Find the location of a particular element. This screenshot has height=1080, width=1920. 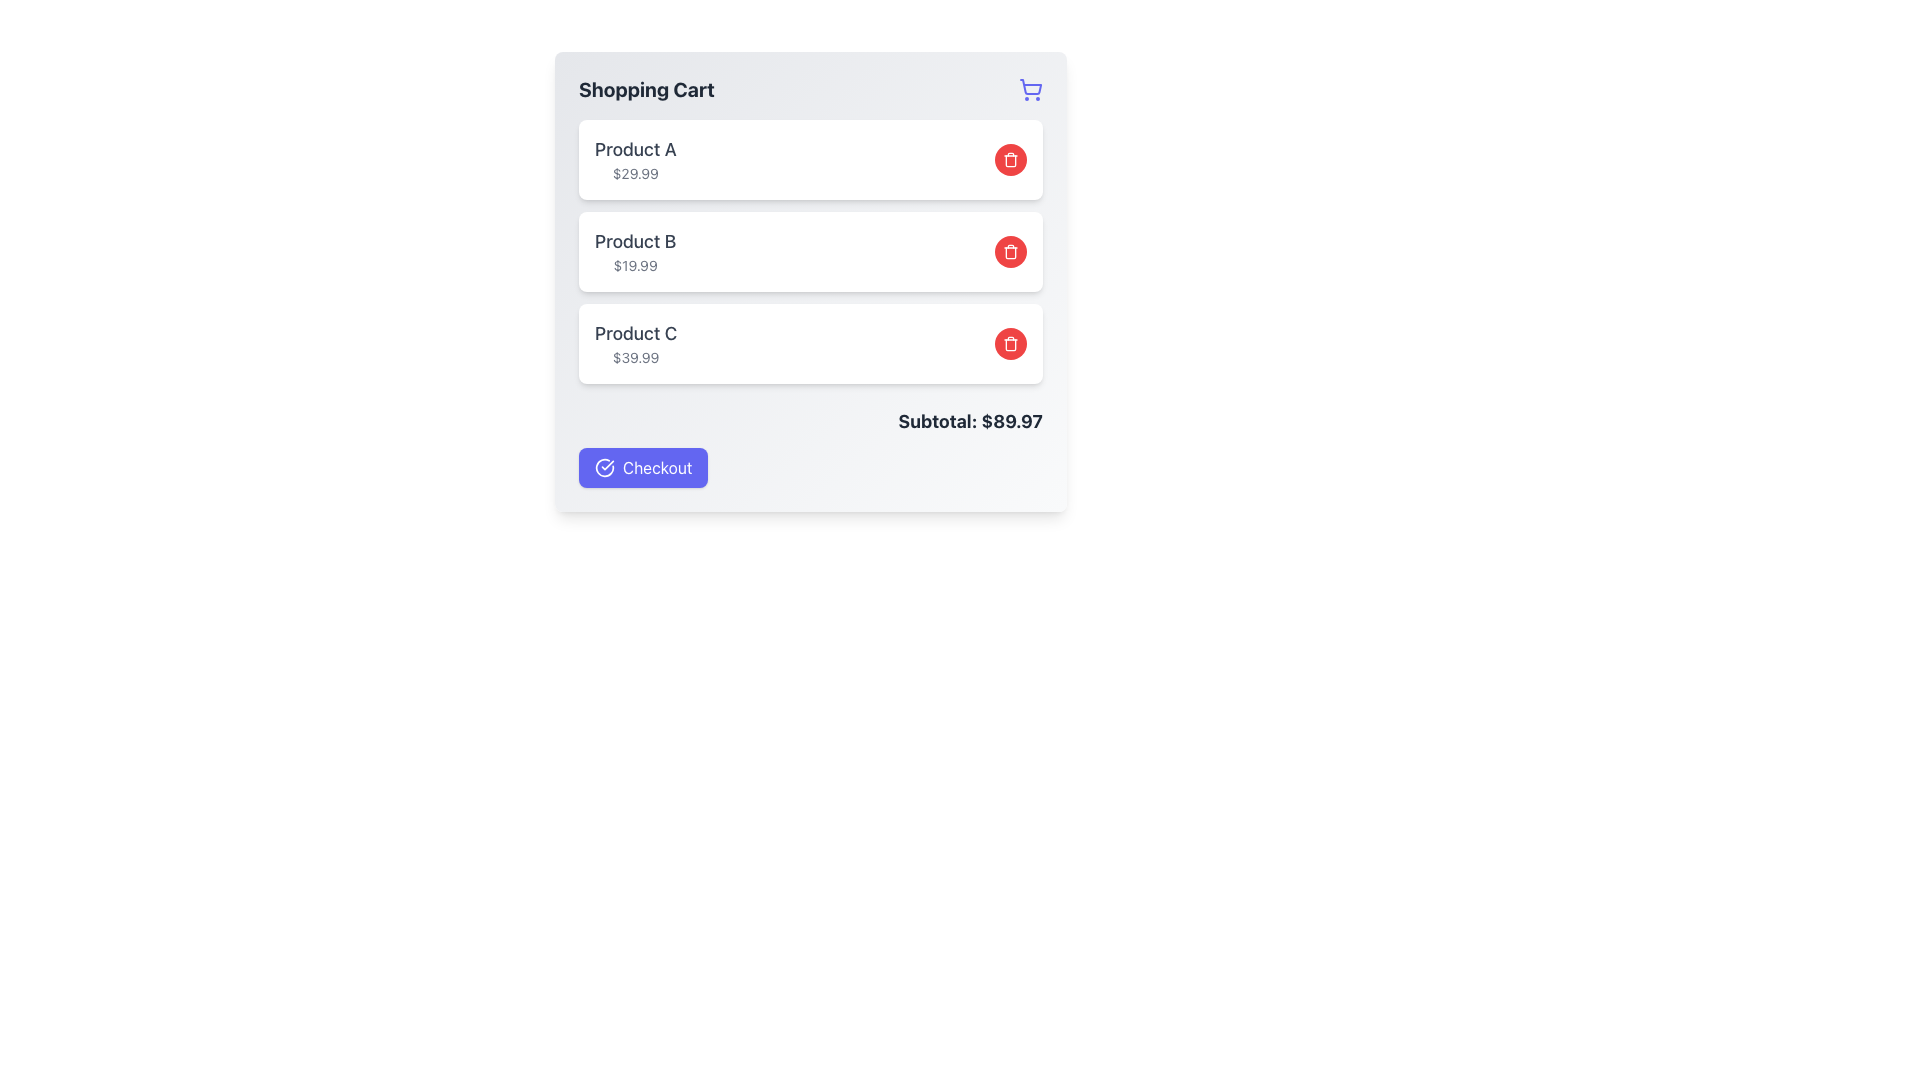

static text label displaying the name of the product ('Product C') located in the third product listing of the 'Shopping Cart' card interface, positioned above the price '$39.99' is located at coordinates (635, 333).